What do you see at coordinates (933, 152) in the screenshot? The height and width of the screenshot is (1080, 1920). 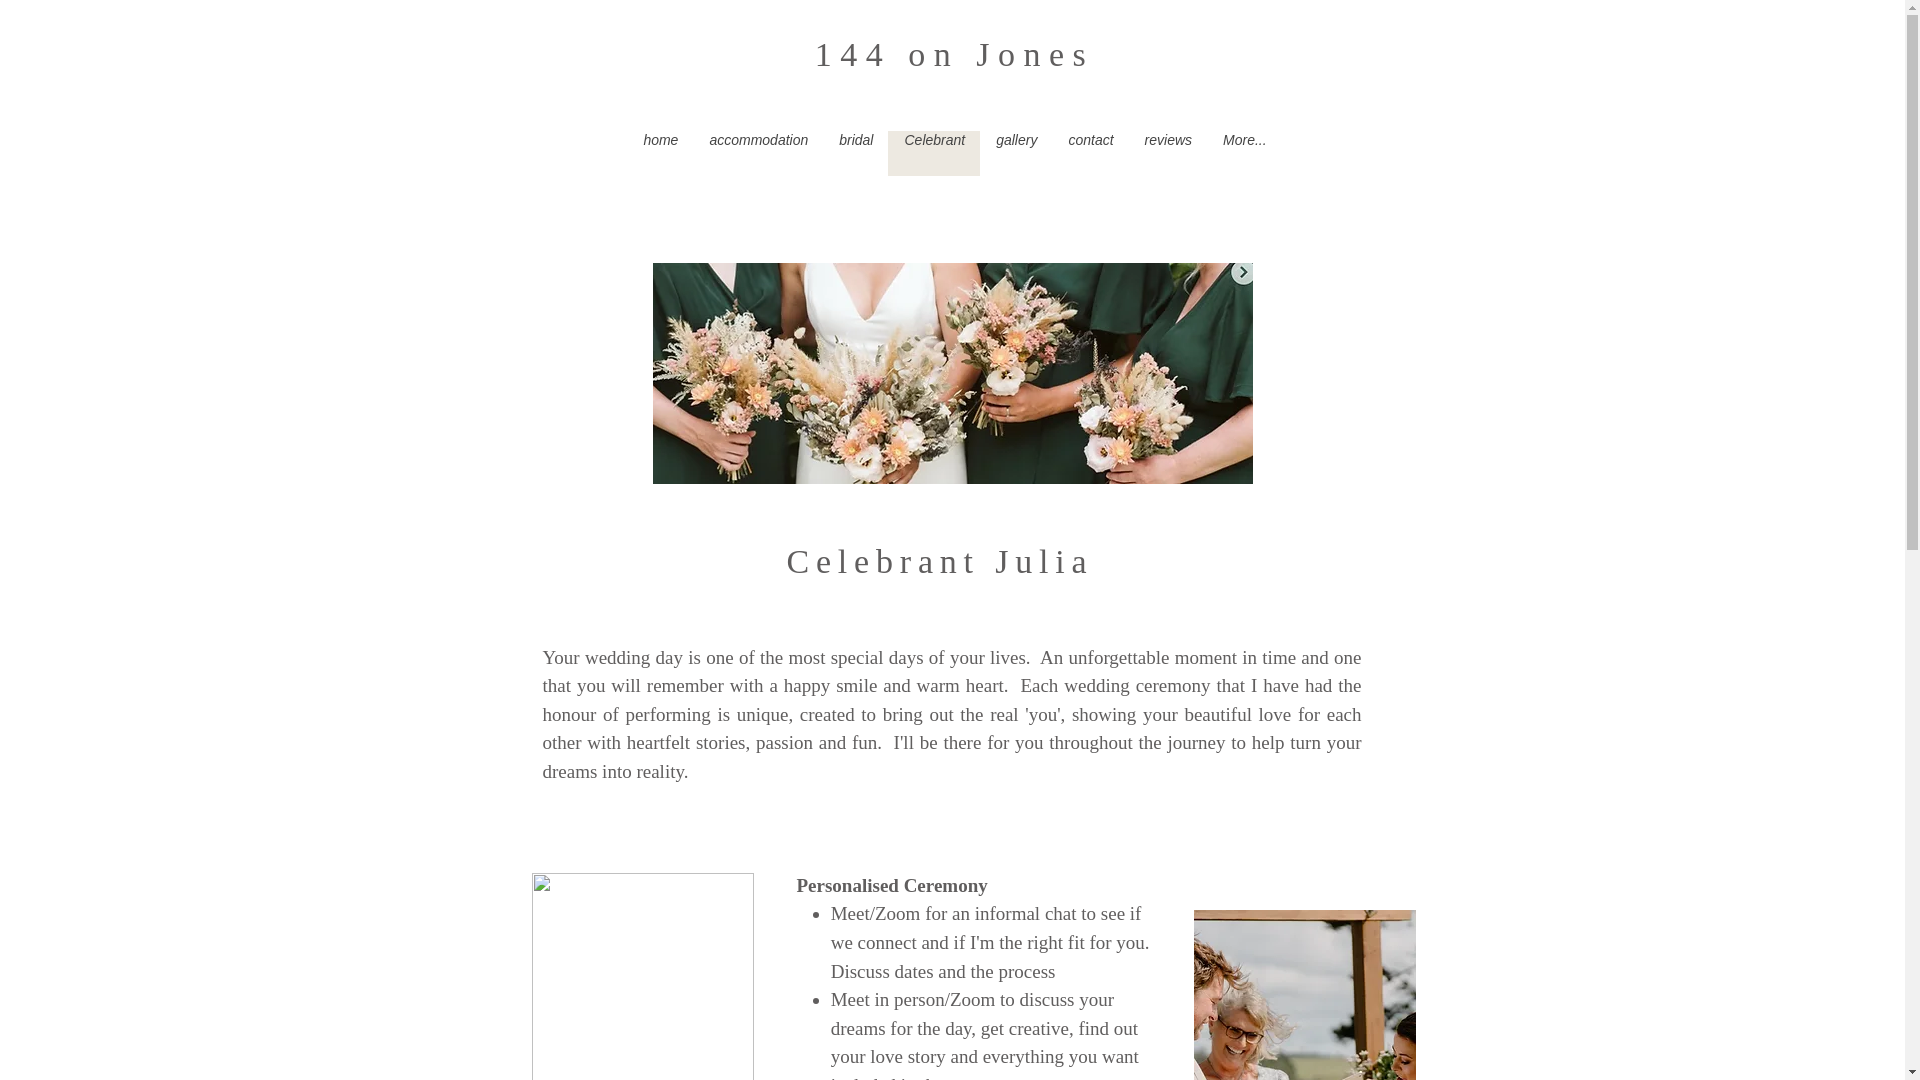 I see `'Celebrant'` at bounding box center [933, 152].